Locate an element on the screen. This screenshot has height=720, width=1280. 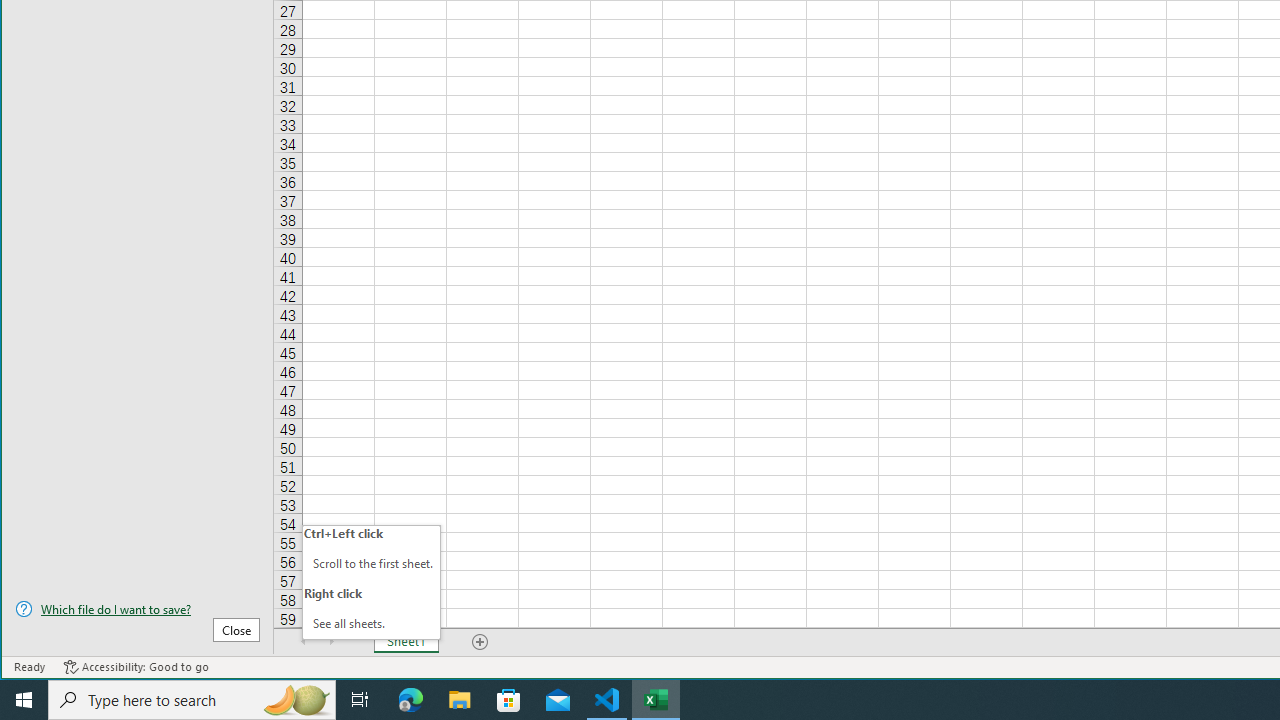
'Microsoft Store' is located at coordinates (509, 698).